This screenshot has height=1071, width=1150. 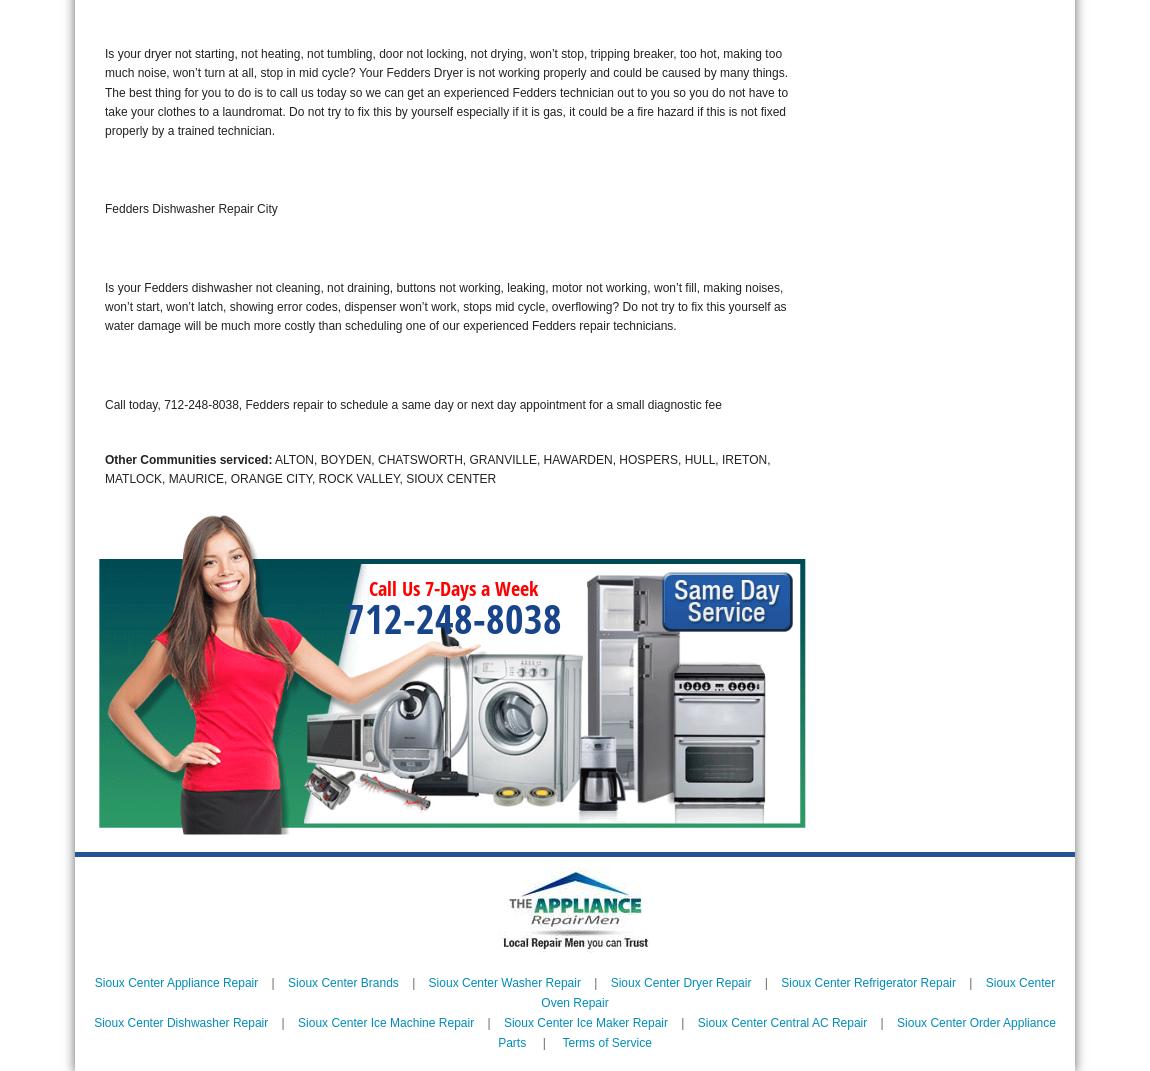 I want to click on 'Call Us 7-Days a Week', so click(x=453, y=588).